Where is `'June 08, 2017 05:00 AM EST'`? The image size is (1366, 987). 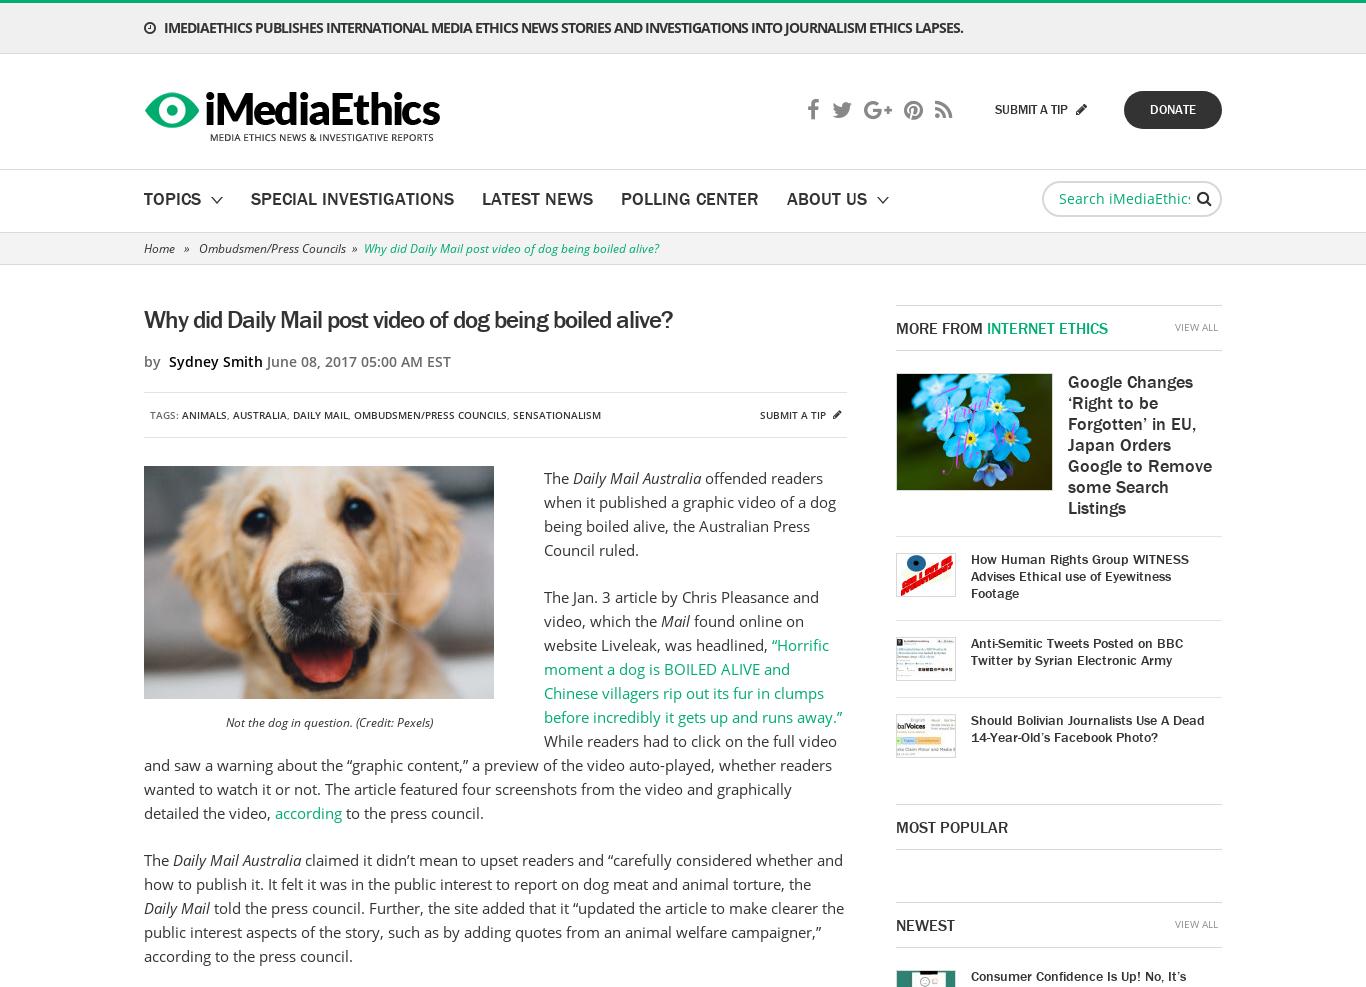 'June 08, 2017 05:00 AM EST' is located at coordinates (355, 361).